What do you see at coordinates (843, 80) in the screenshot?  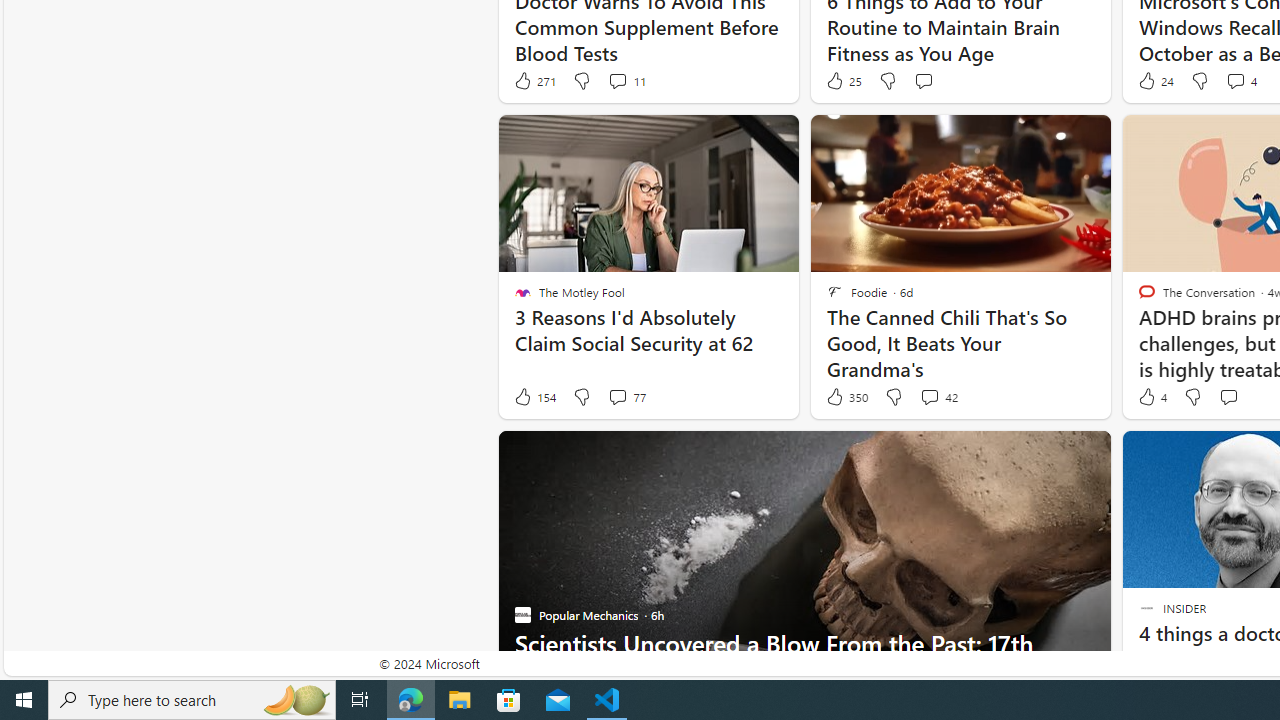 I see `'25 Like'` at bounding box center [843, 80].